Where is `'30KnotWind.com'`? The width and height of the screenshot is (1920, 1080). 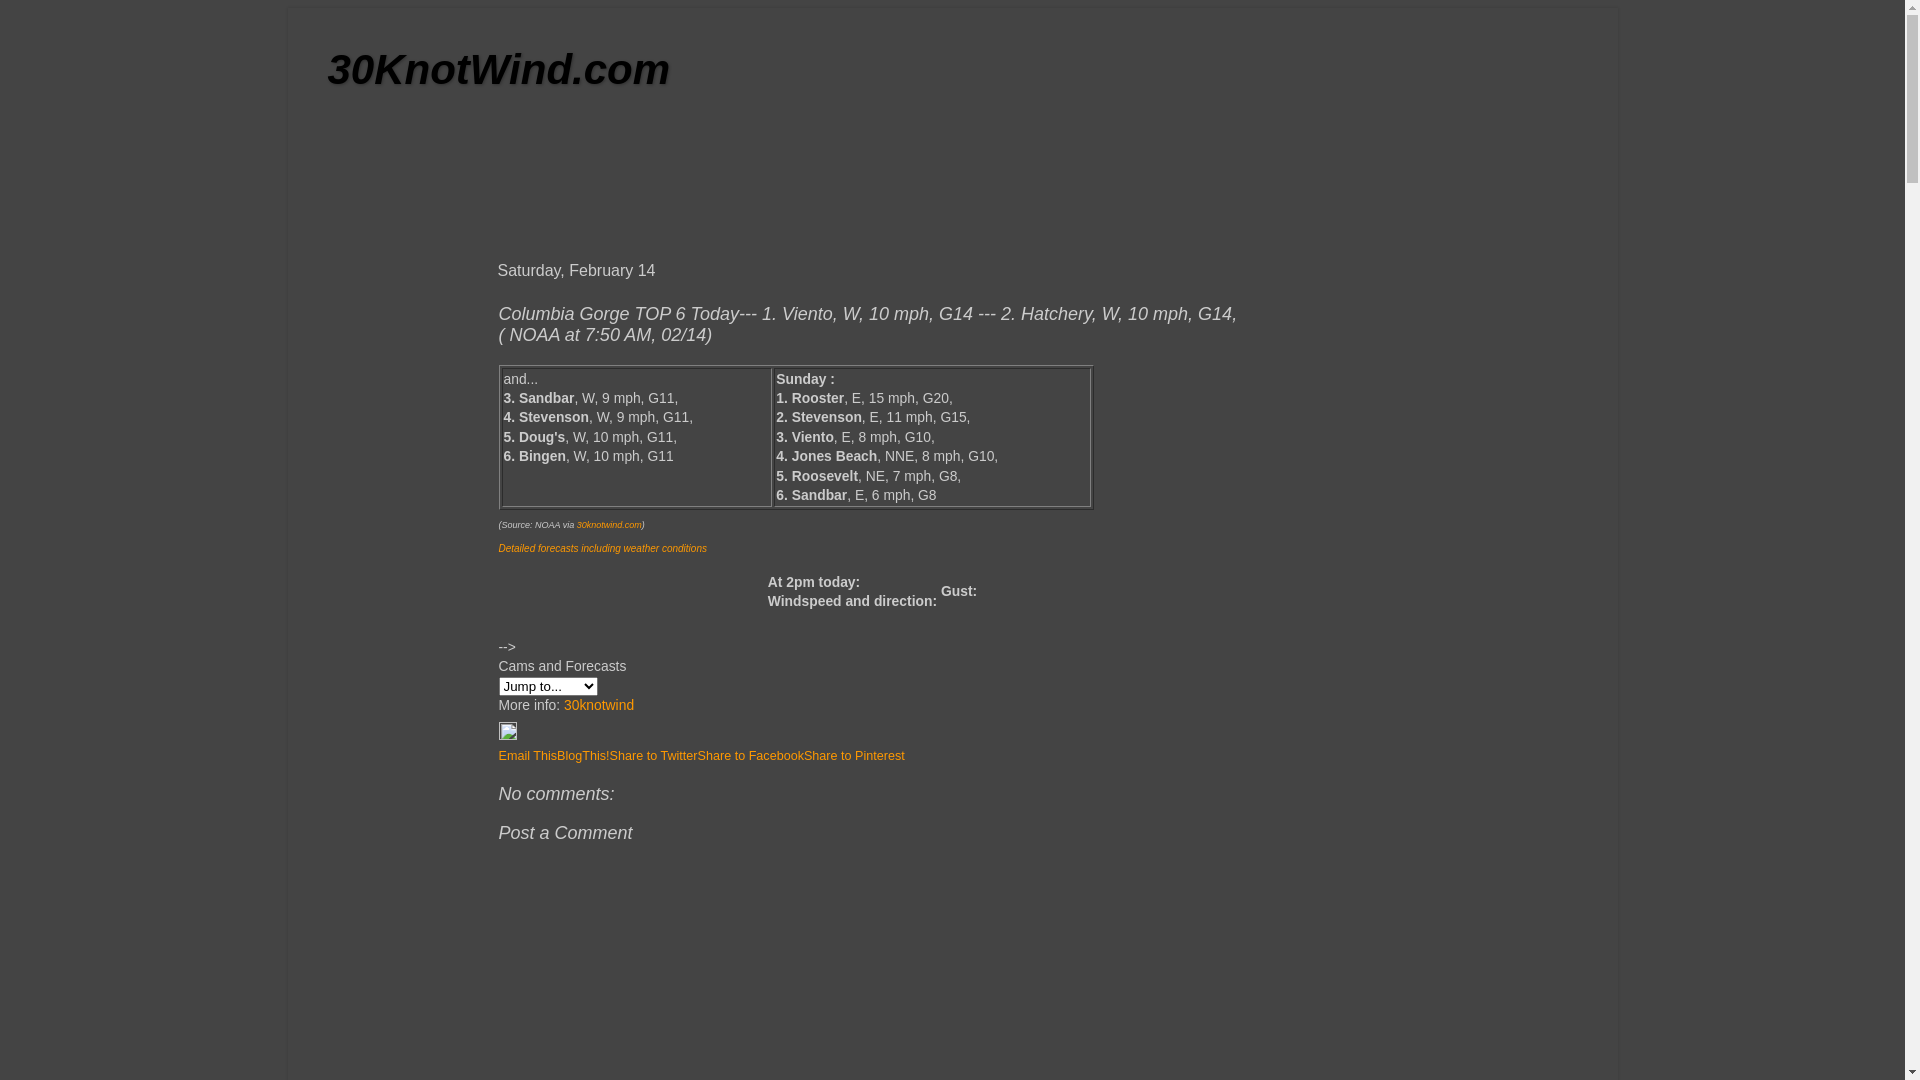 '30KnotWind.com' is located at coordinates (499, 68).